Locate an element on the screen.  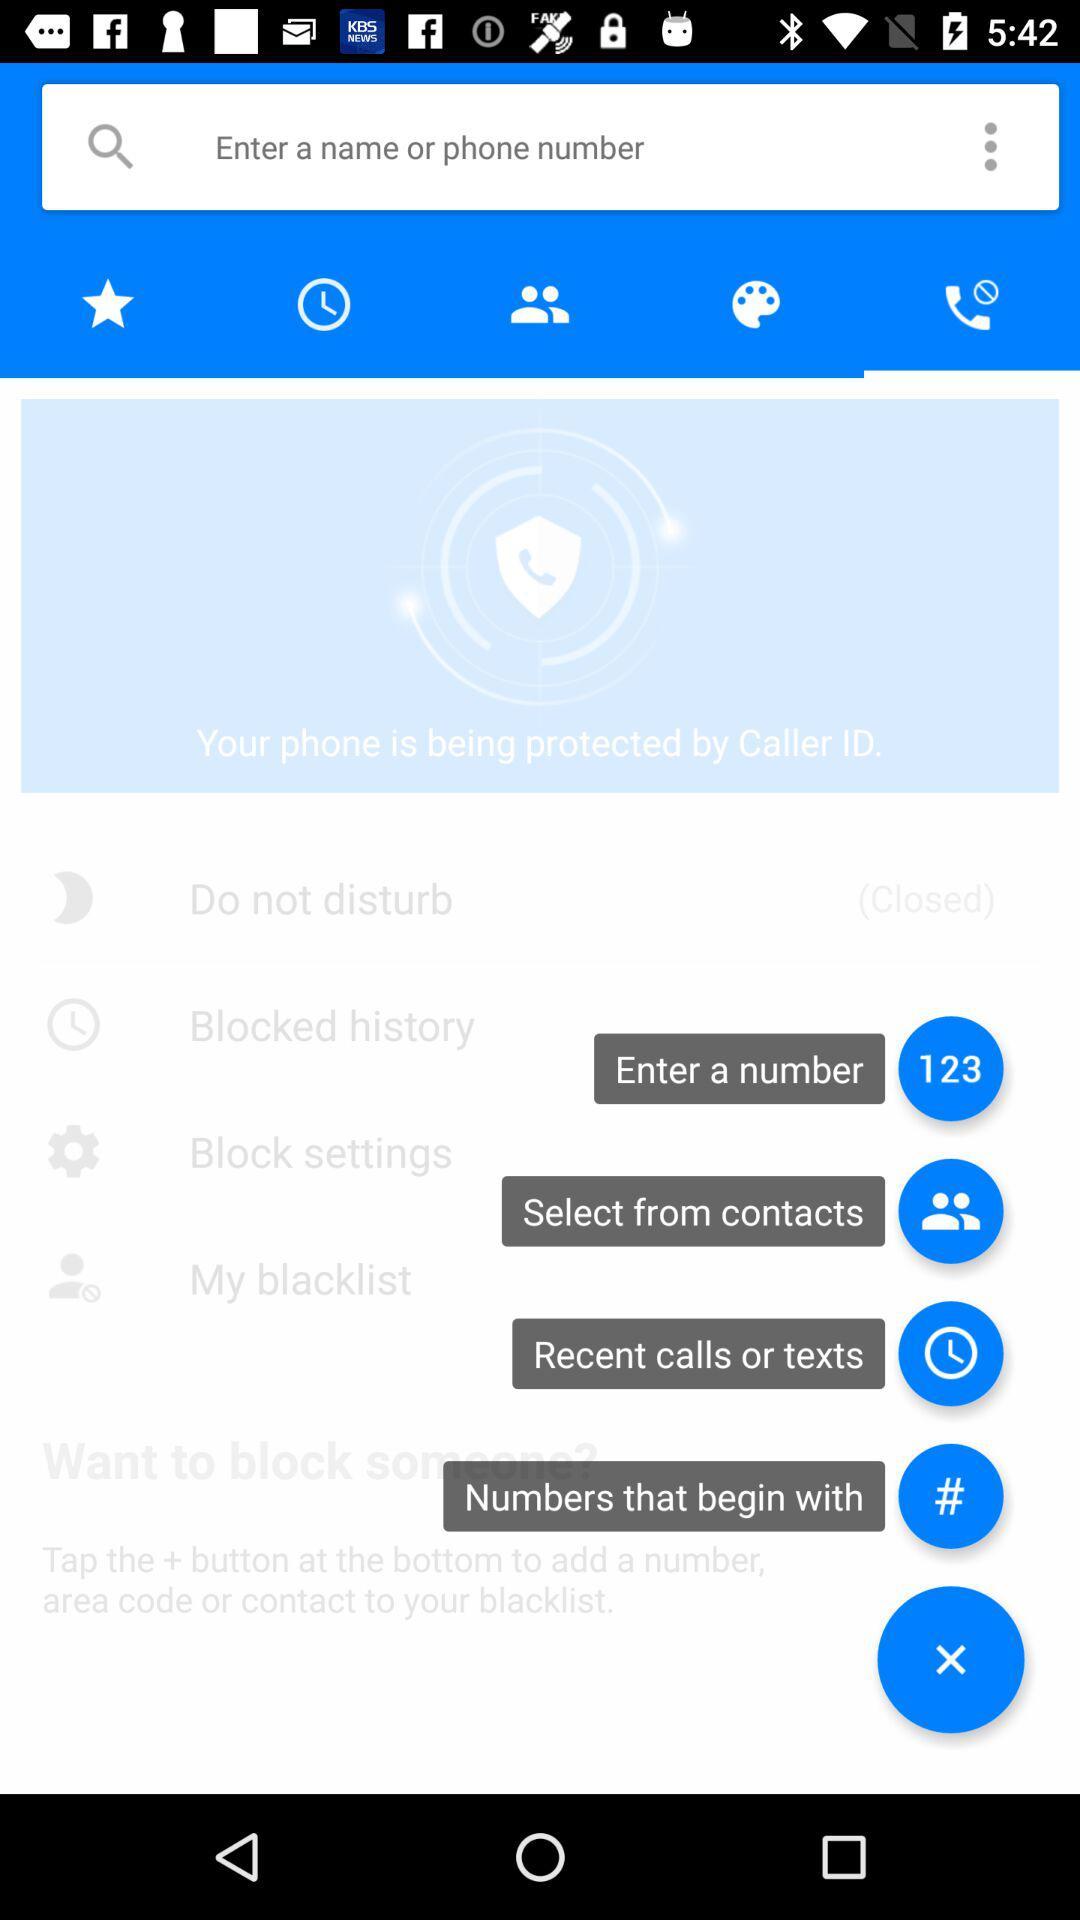
the group icon is located at coordinates (950, 1210).